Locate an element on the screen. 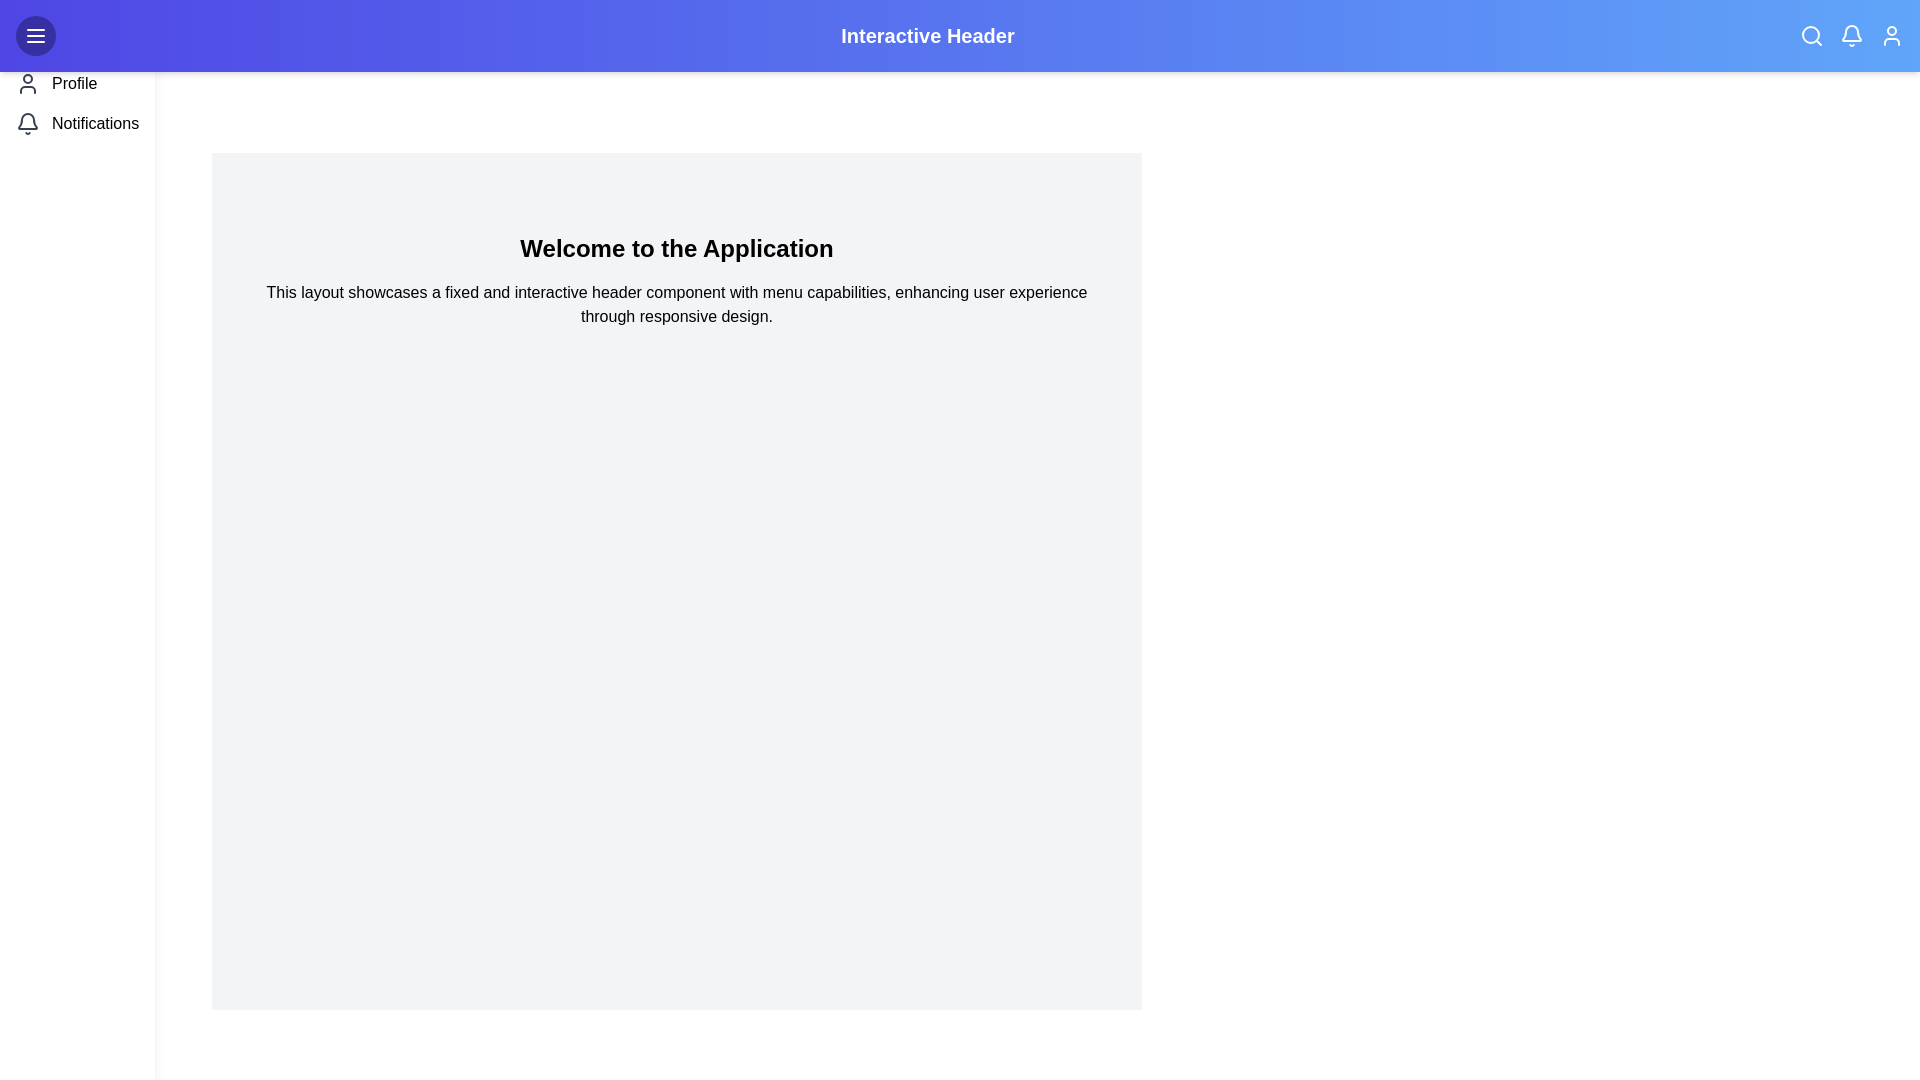  the menu toggle button located at the top-left corner of the header is located at coordinates (35, 35).